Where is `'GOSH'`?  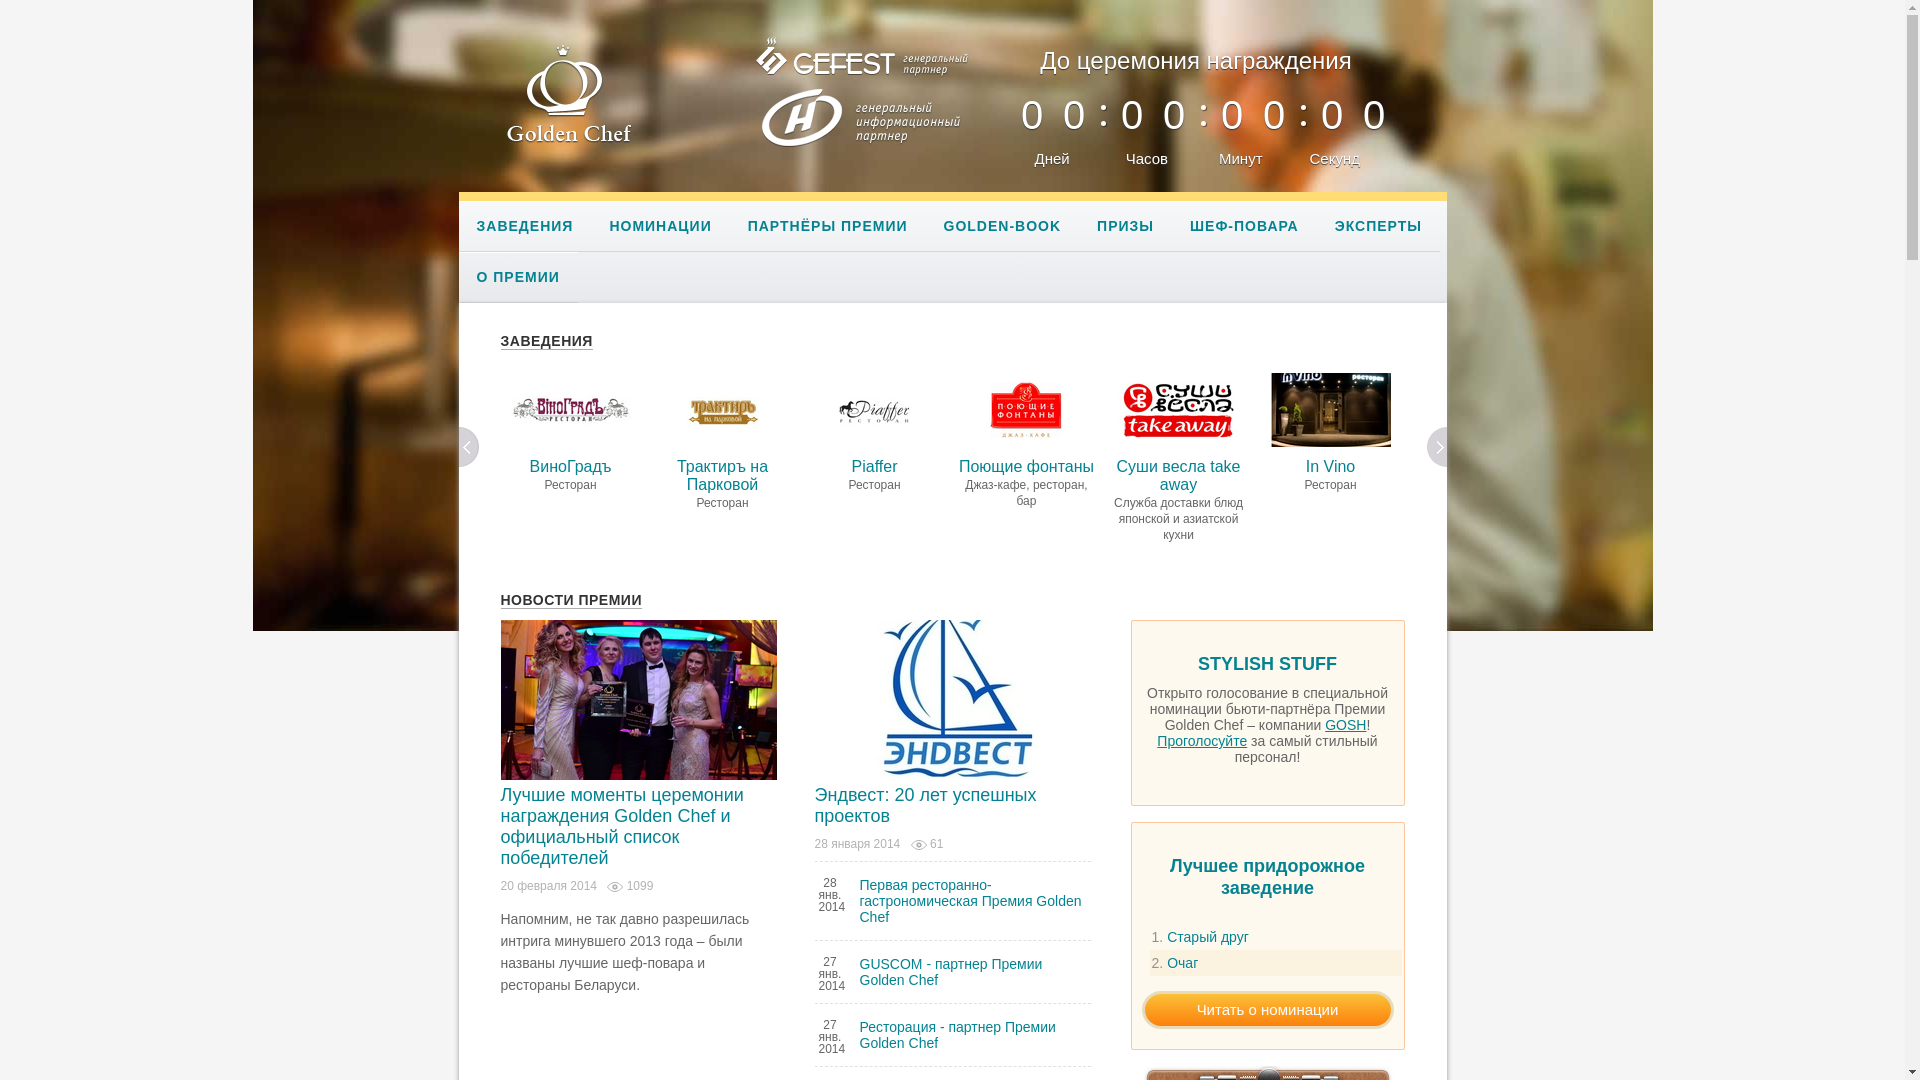 'GOSH' is located at coordinates (1345, 725).